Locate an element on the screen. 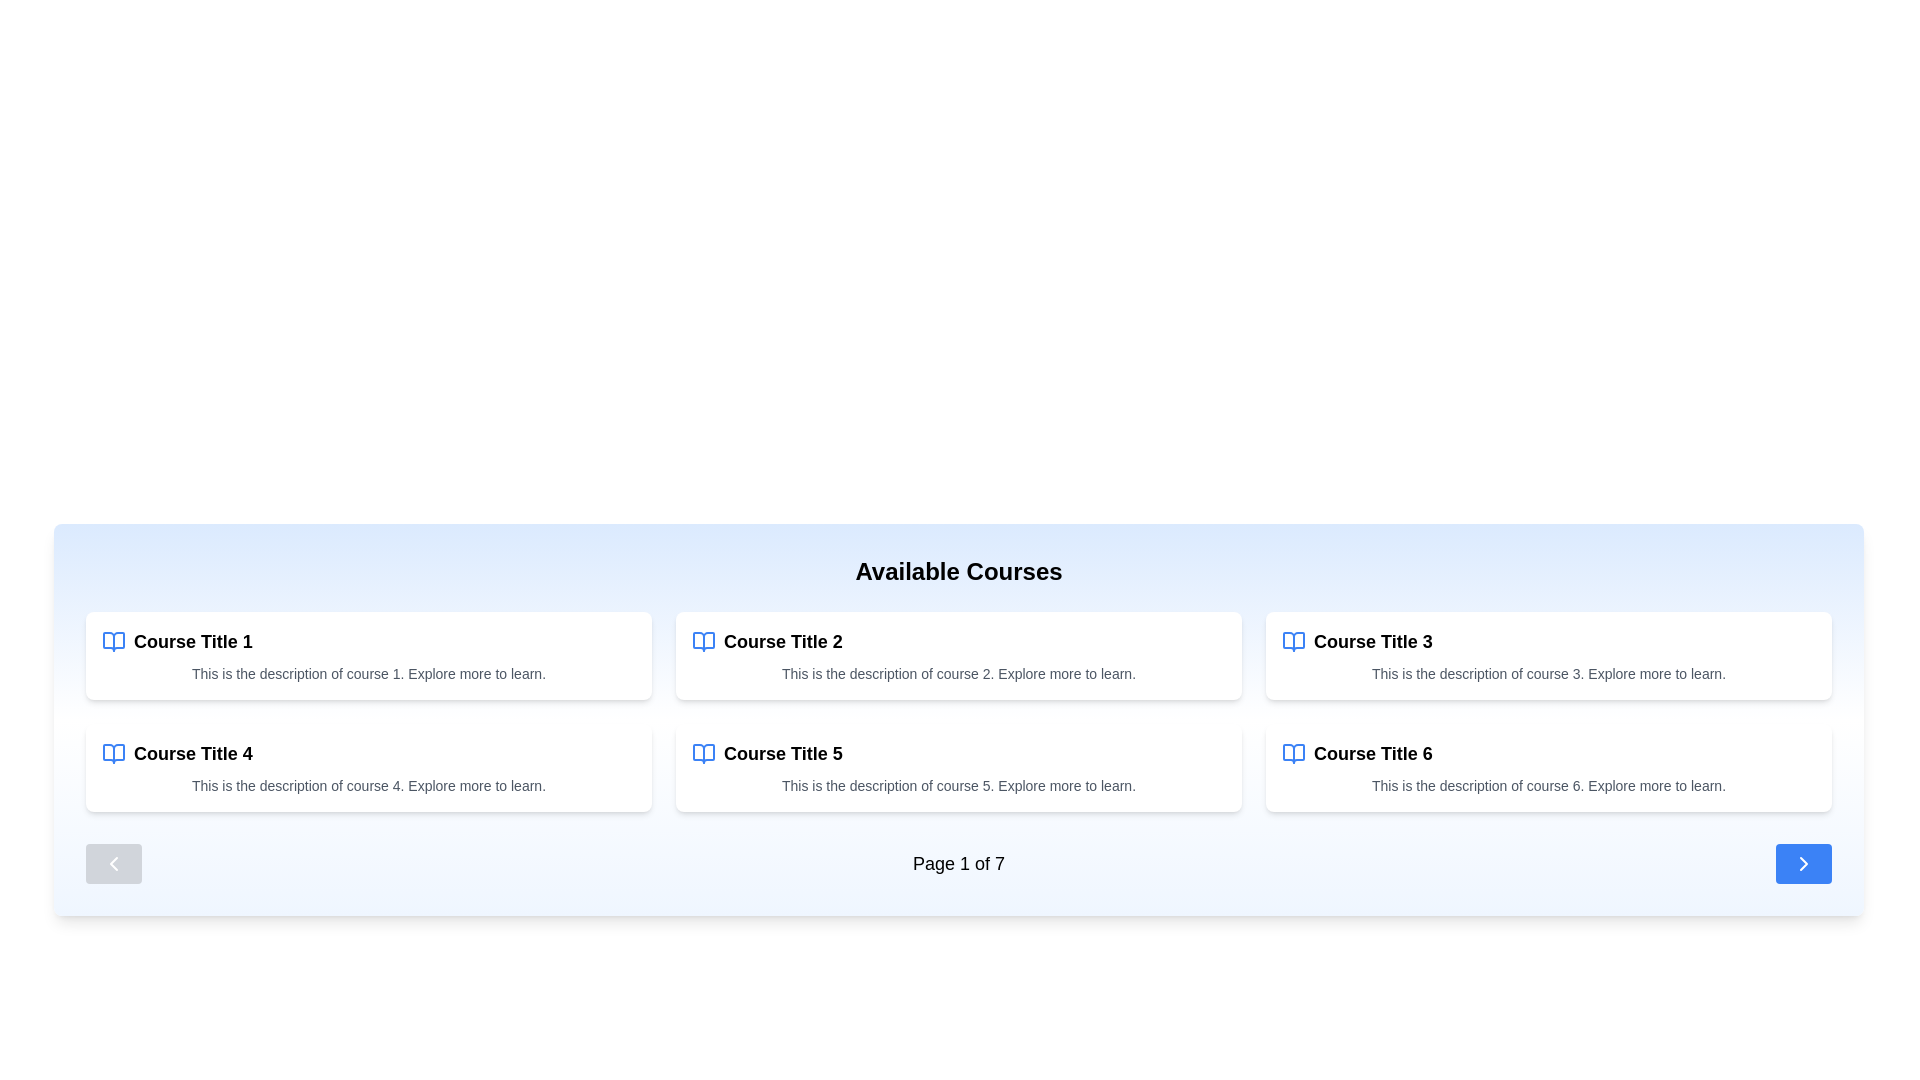  the right-side component of the book icon, which appears as a red rounded rectangular shape located in the second row of cards under 'Course Title 4' is located at coordinates (113, 753).